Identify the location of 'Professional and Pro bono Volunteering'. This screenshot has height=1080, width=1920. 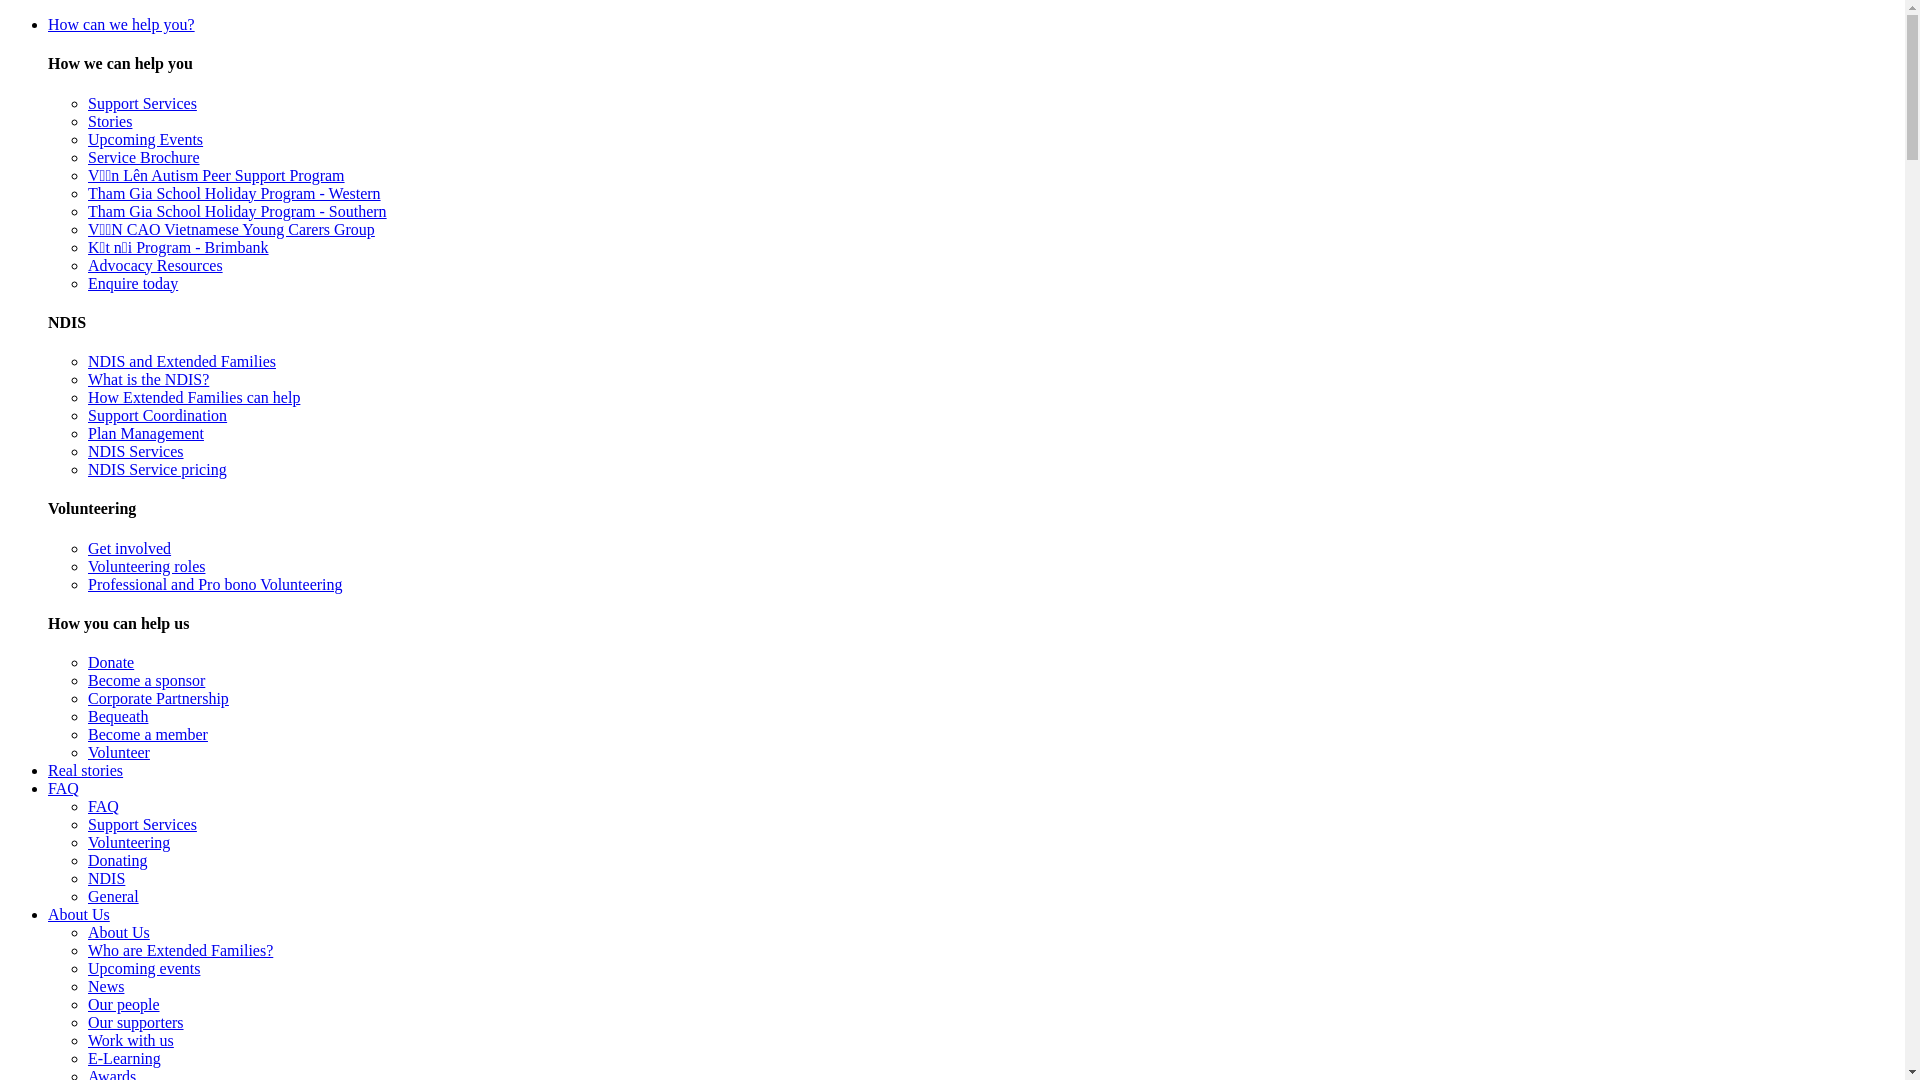
(215, 584).